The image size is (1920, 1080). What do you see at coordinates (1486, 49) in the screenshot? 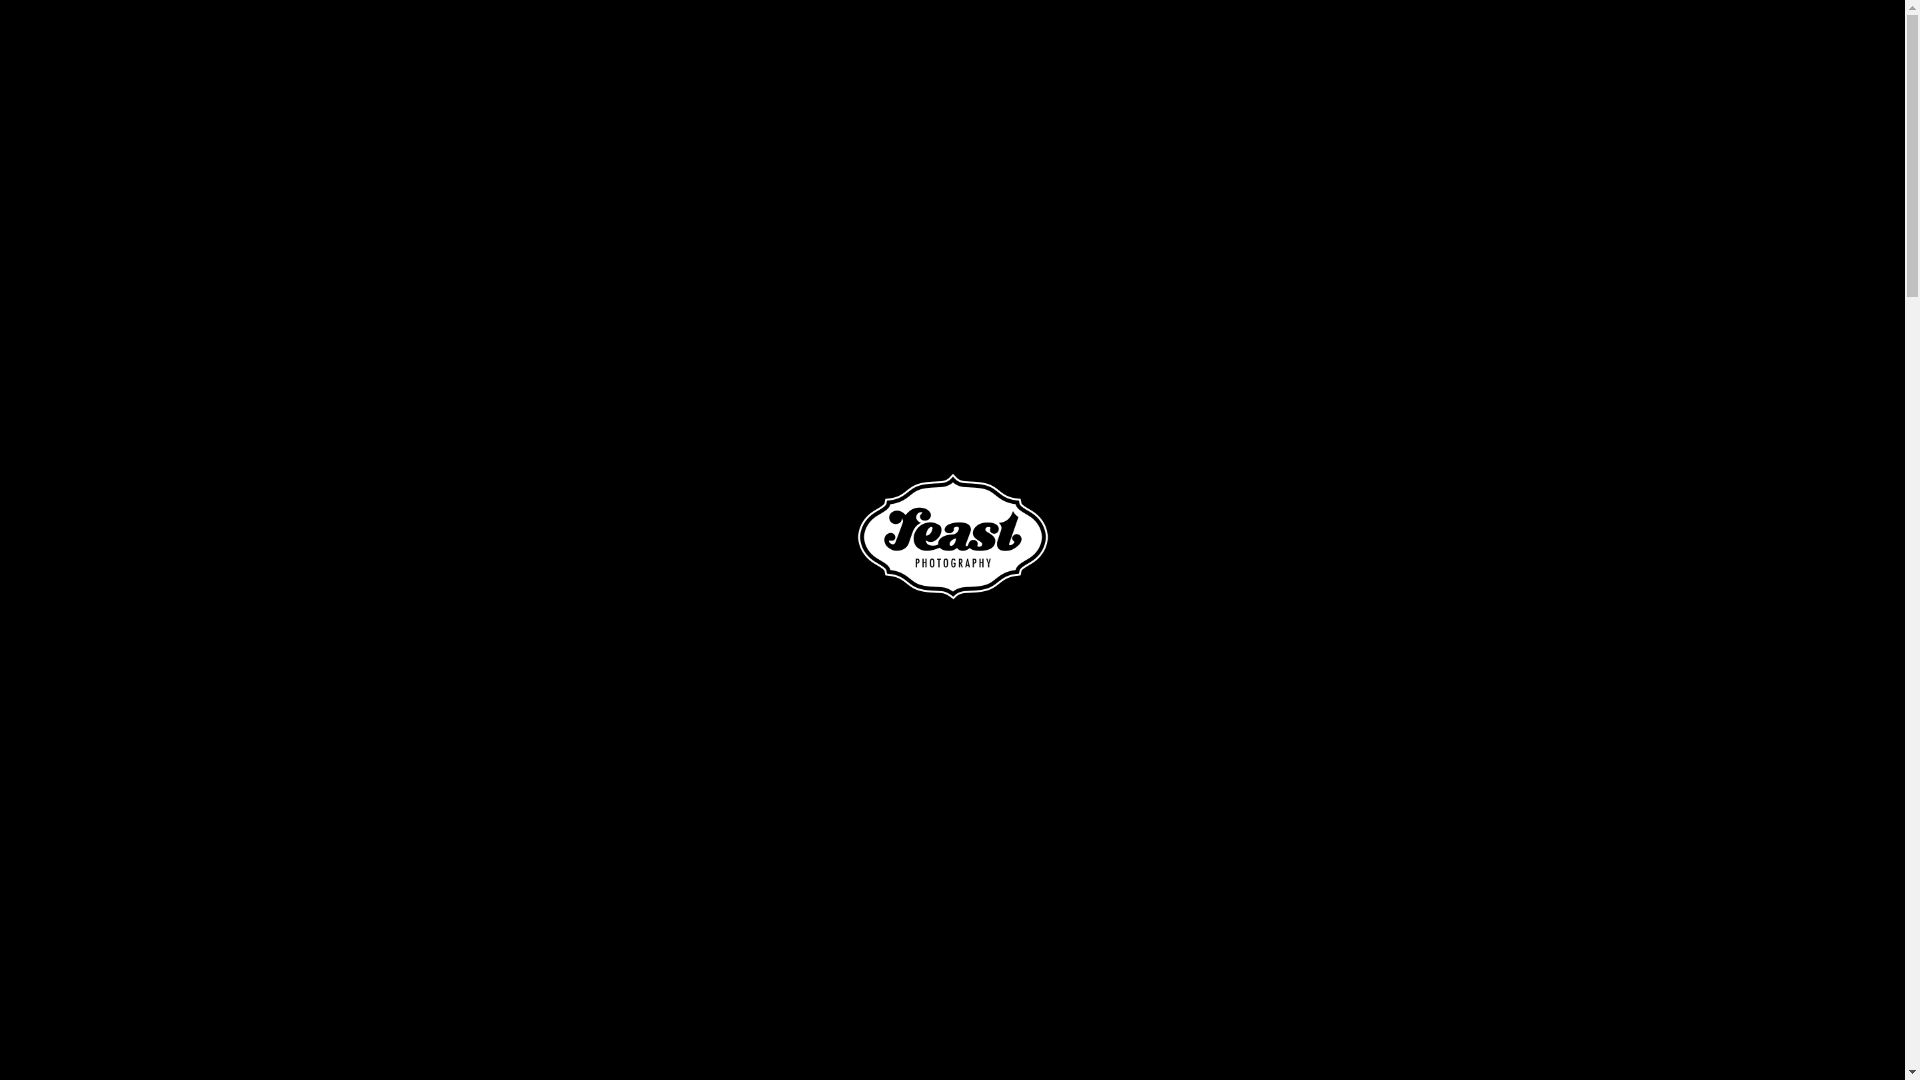
I see `'CASE STUDIES'` at bounding box center [1486, 49].